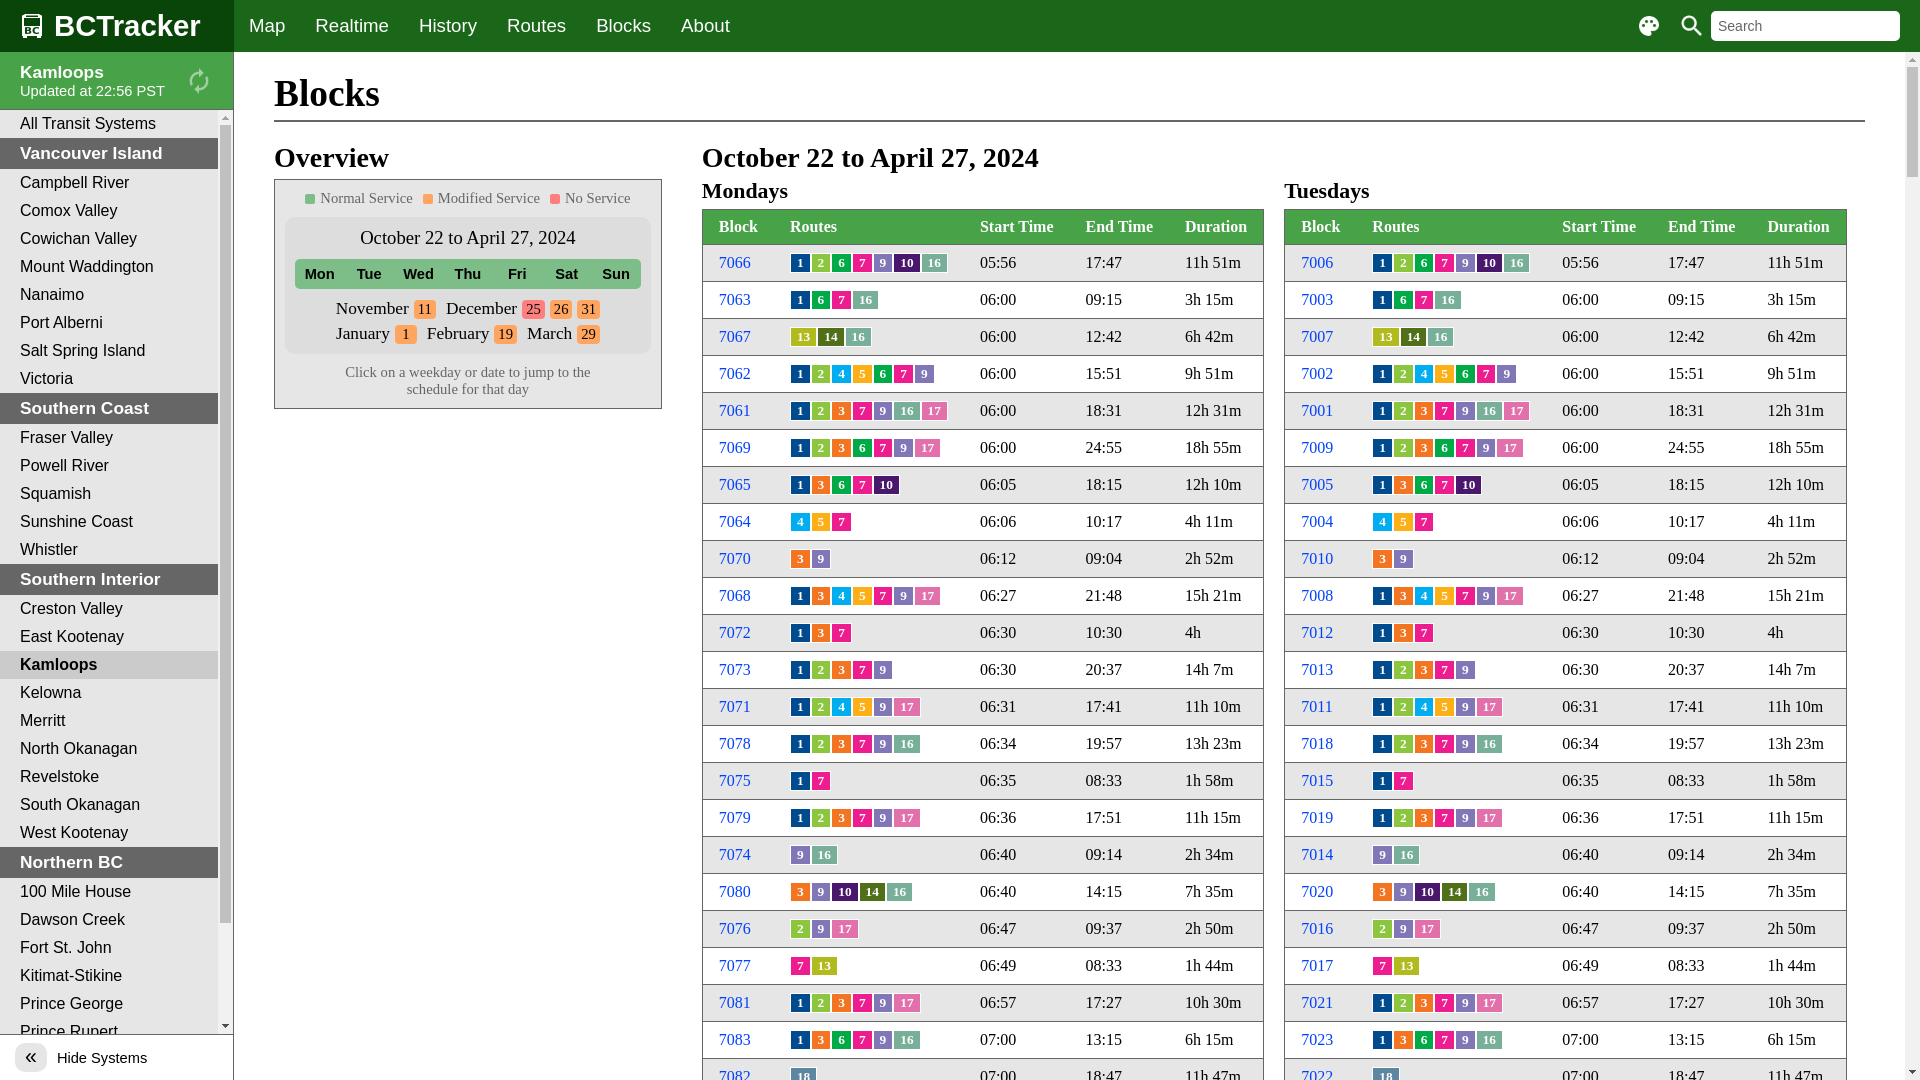 This screenshot has height=1080, width=1920. What do you see at coordinates (1371, 1002) in the screenshot?
I see `'1'` at bounding box center [1371, 1002].